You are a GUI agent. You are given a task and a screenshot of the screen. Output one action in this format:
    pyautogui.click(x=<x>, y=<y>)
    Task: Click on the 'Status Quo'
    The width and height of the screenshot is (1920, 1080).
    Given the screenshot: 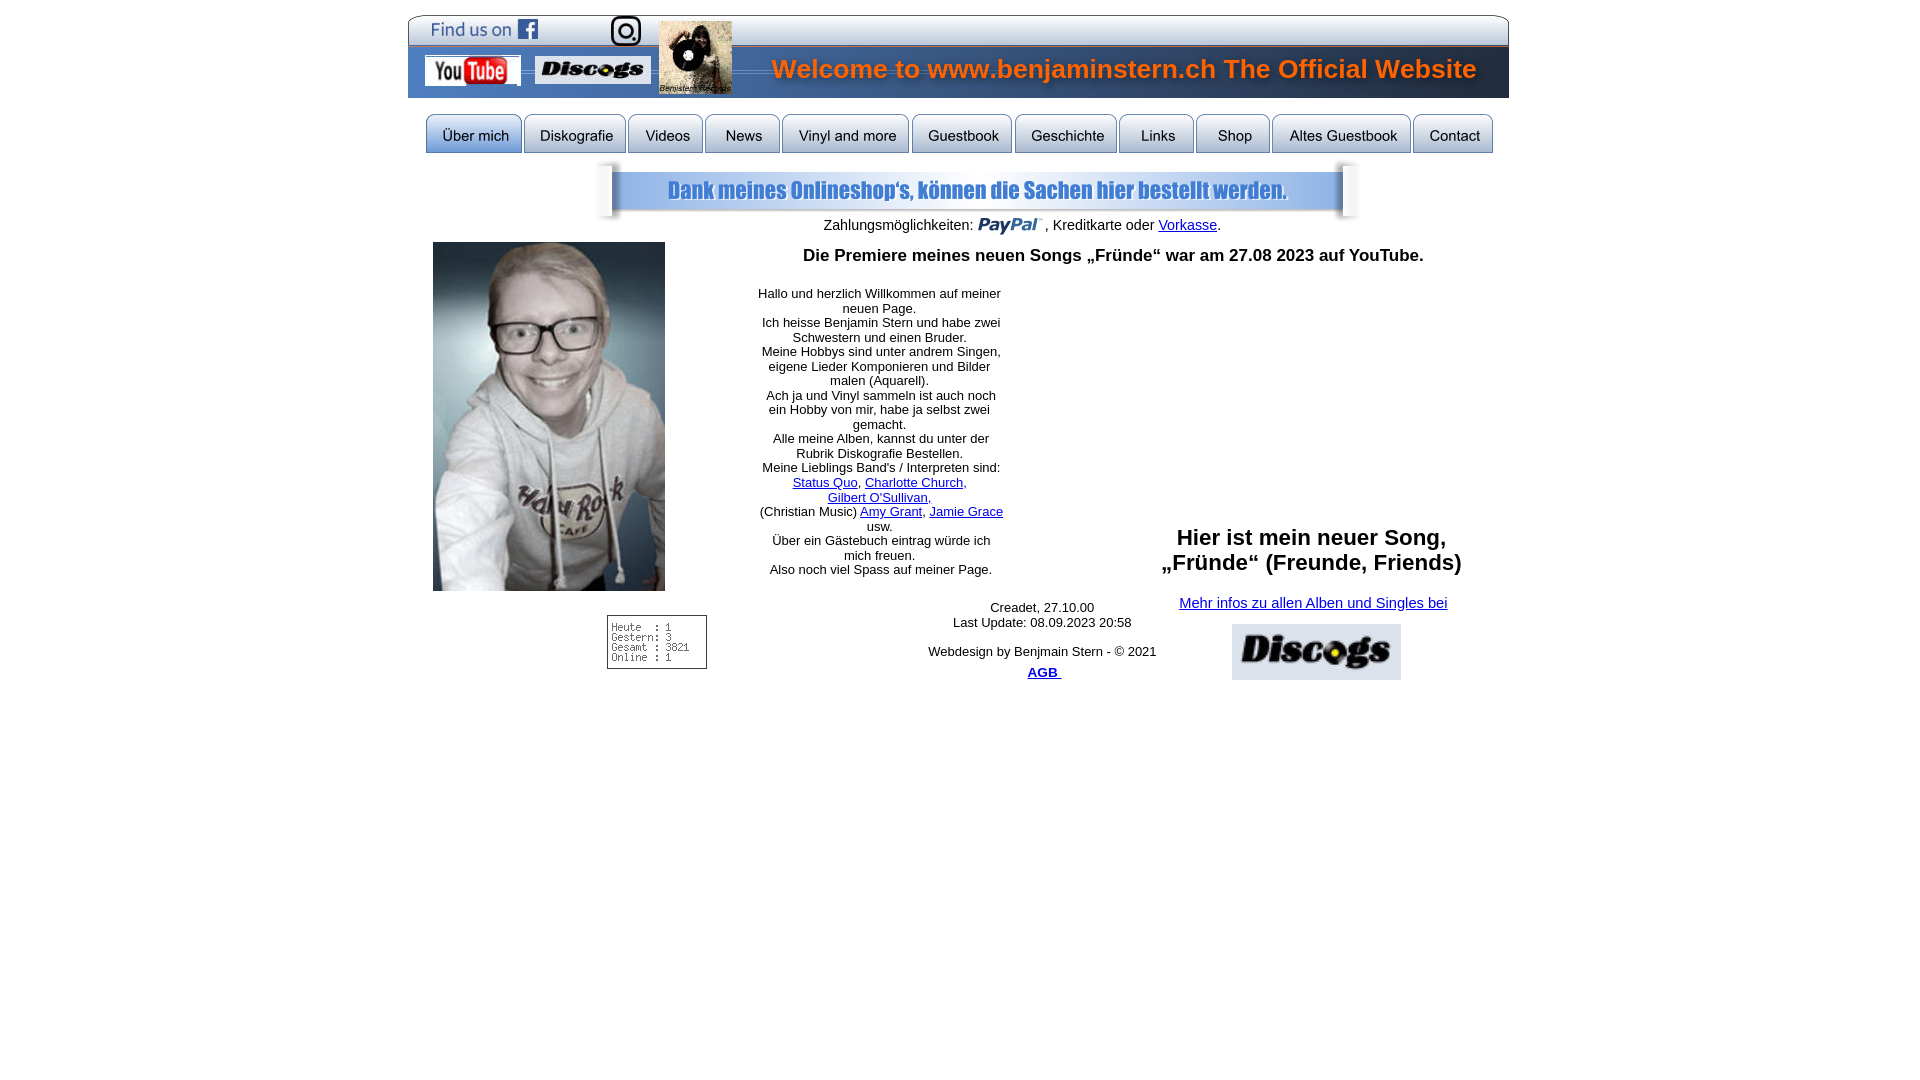 What is the action you would take?
    pyautogui.click(x=791, y=482)
    